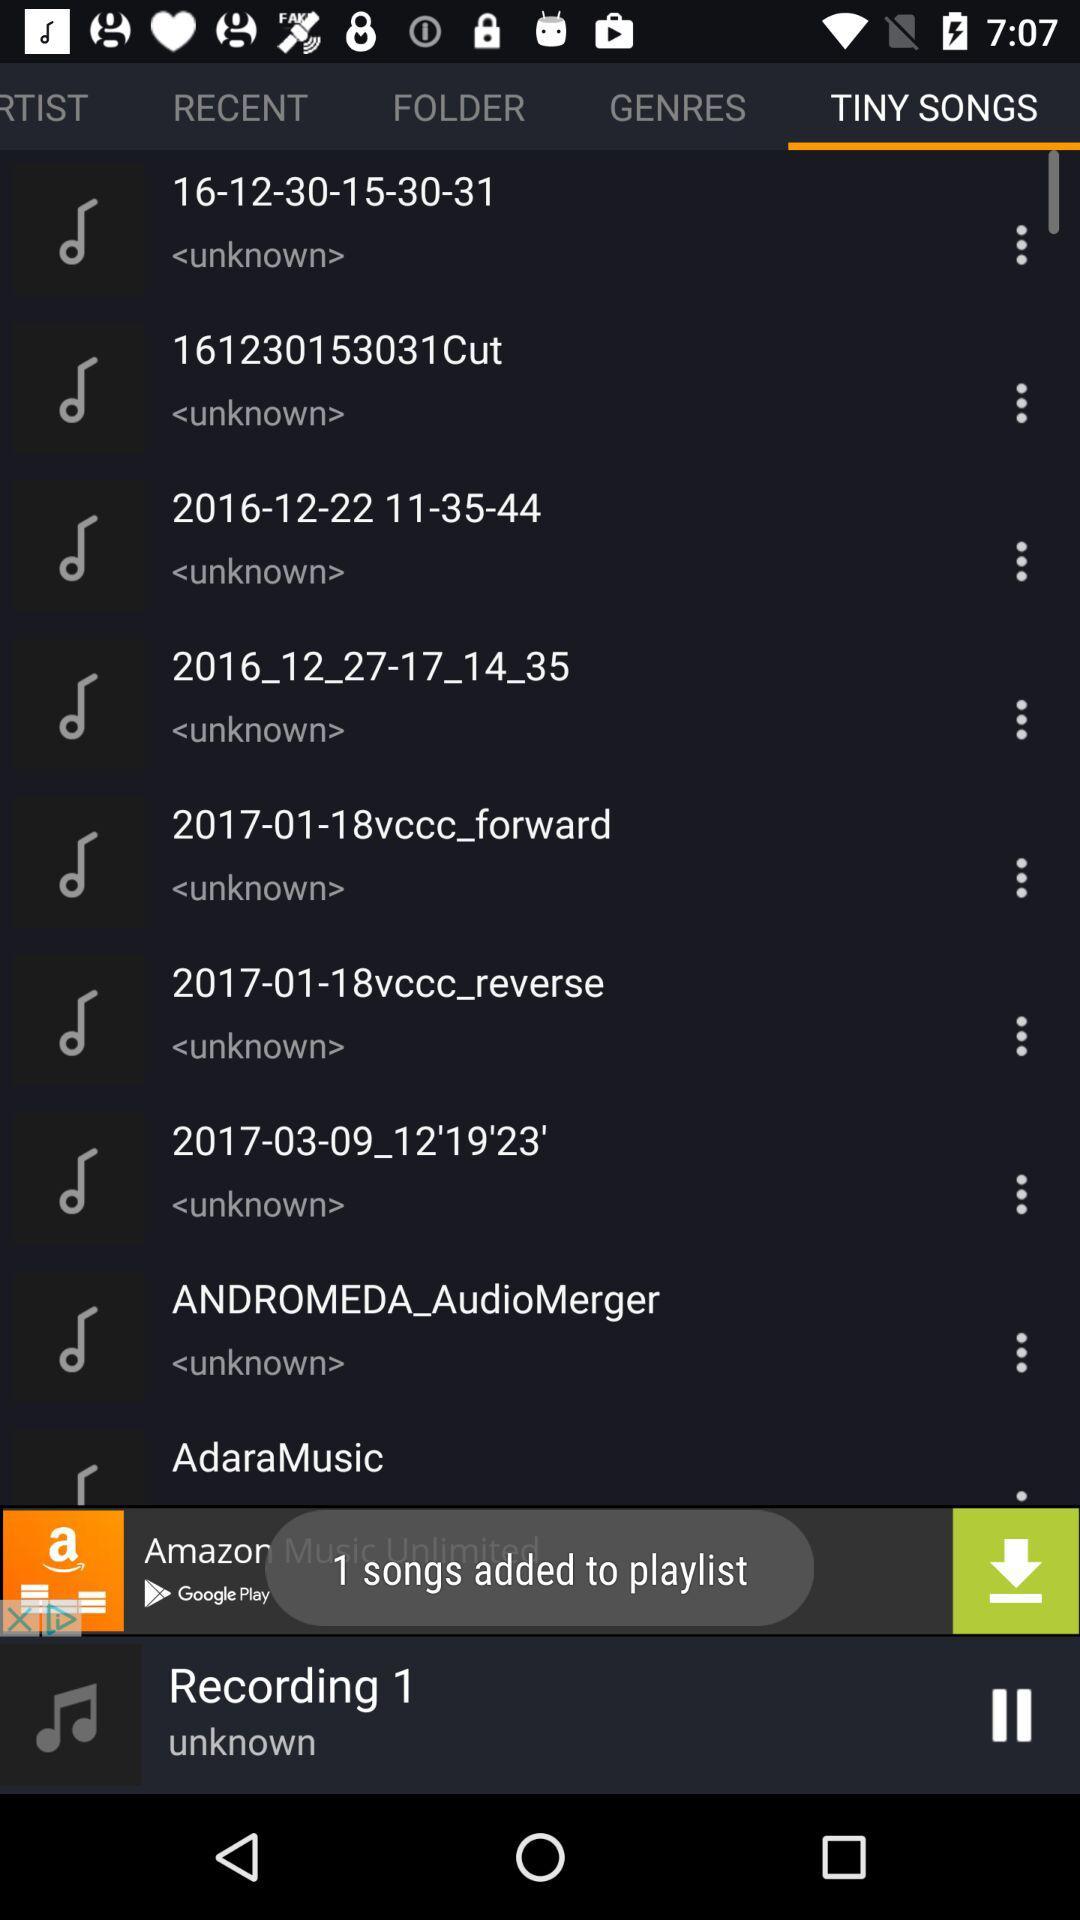  I want to click on the pause icon, so click(1011, 1714).